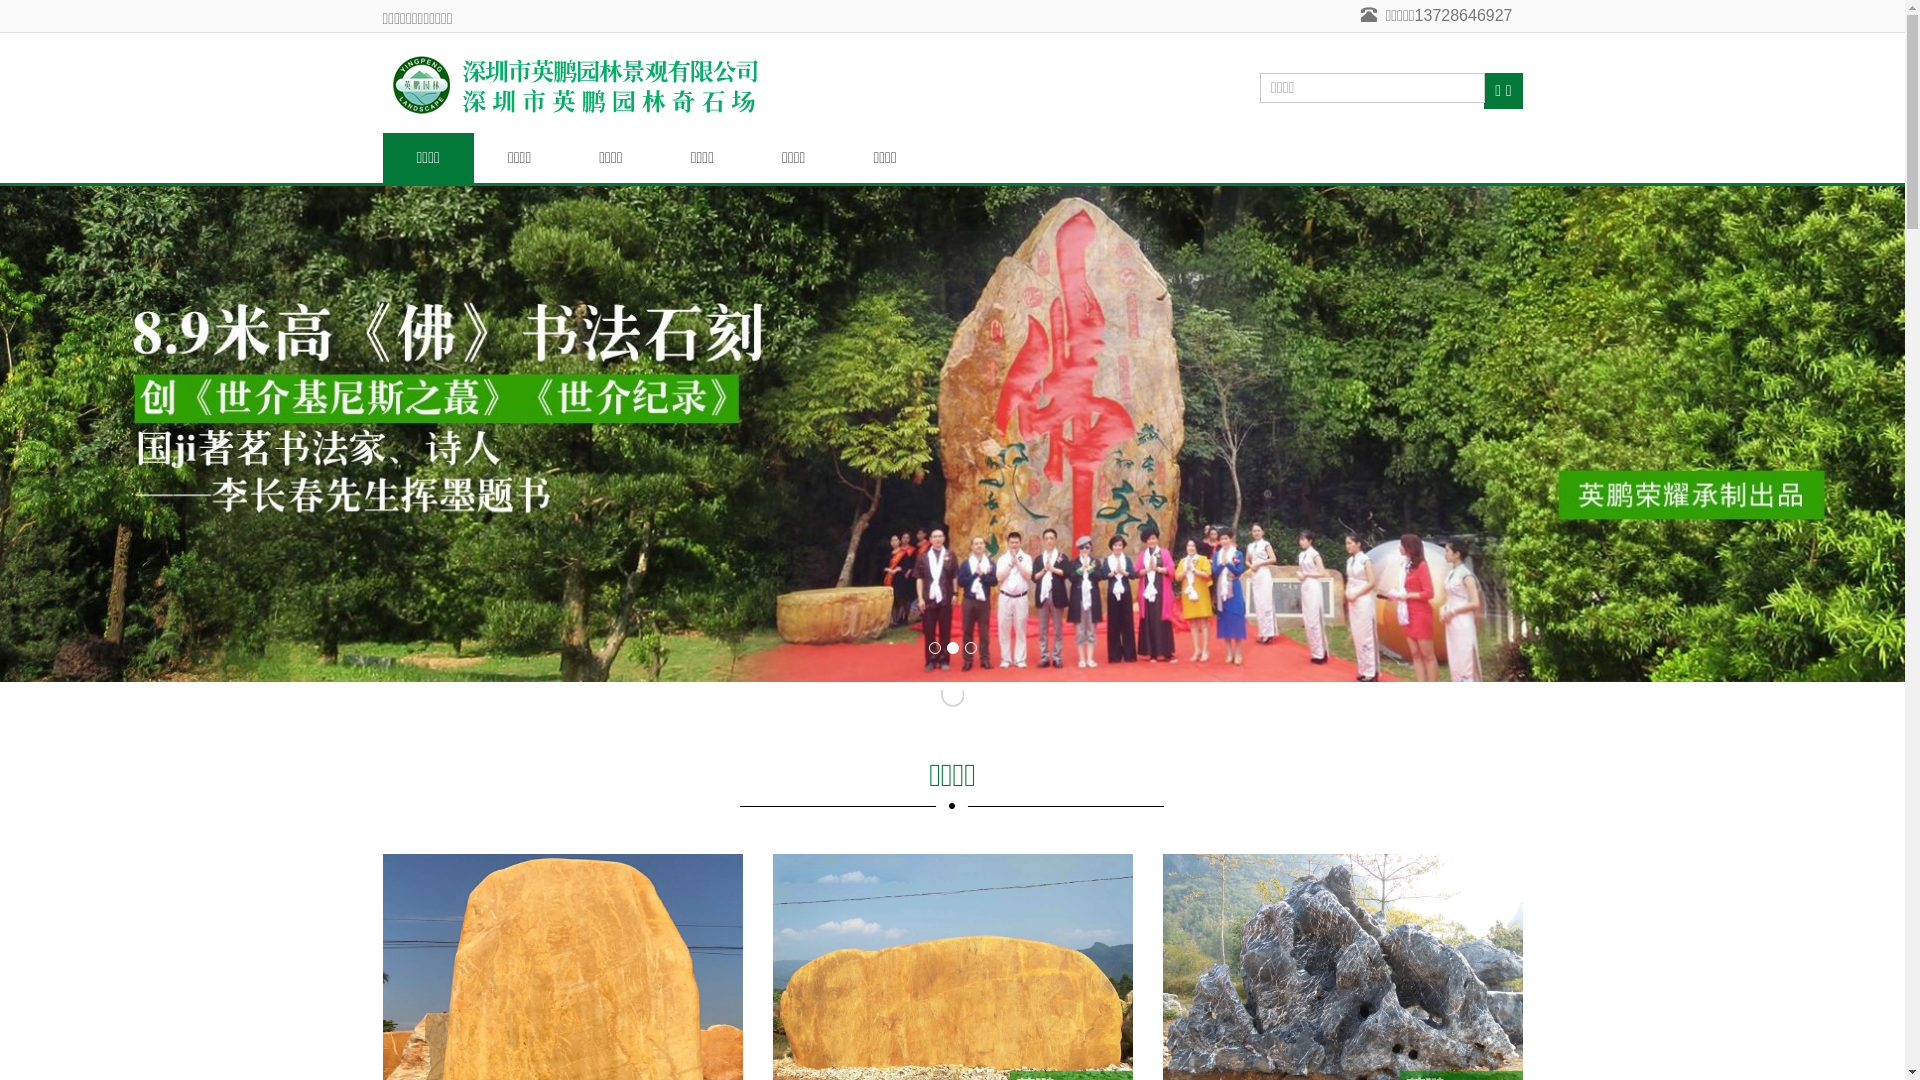 Image resolution: width=1920 pixels, height=1080 pixels. Describe the element at coordinates (969, 648) in the screenshot. I see `'3'` at that location.